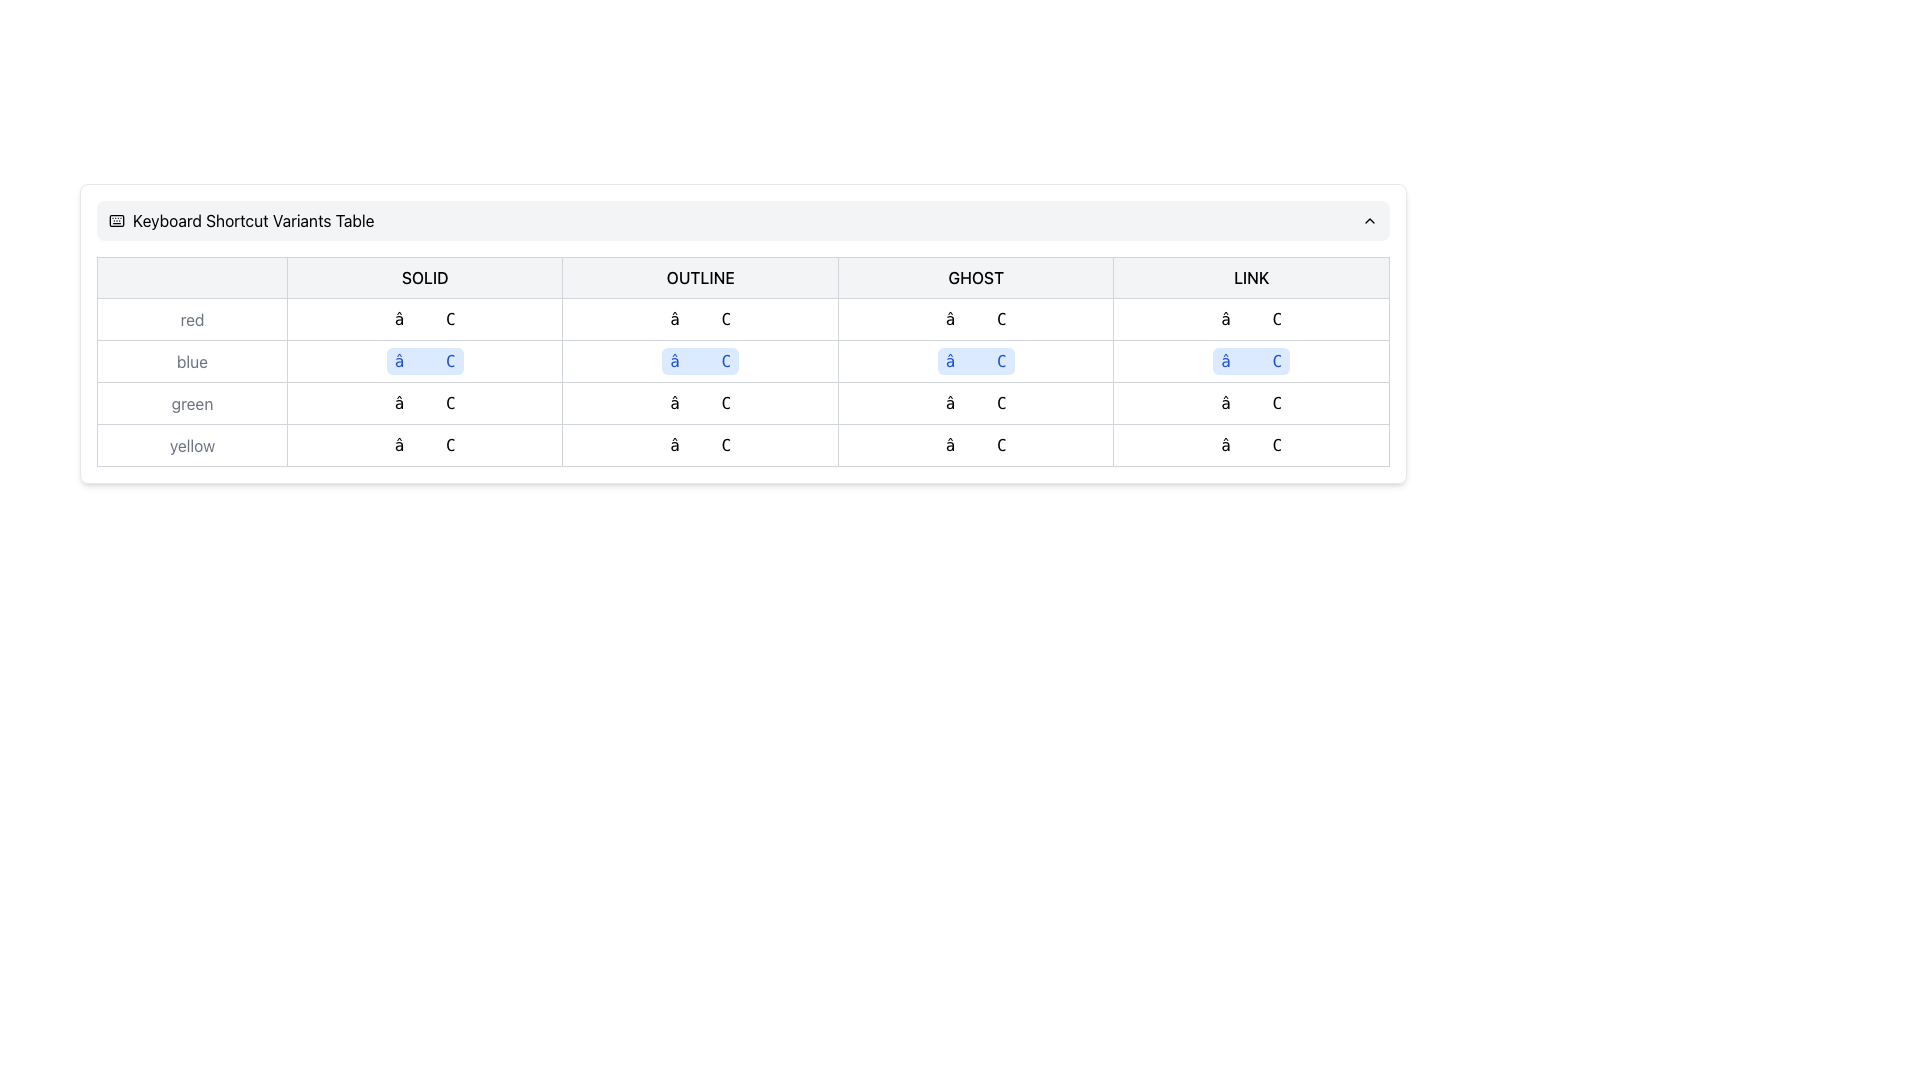 This screenshot has height=1080, width=1920. I want to click on small rectangular badge with a light blue background and a capital 'C' in blue font, located under the 'GHOST' column and in the 'blue' row of the grid, so click(976, 361).